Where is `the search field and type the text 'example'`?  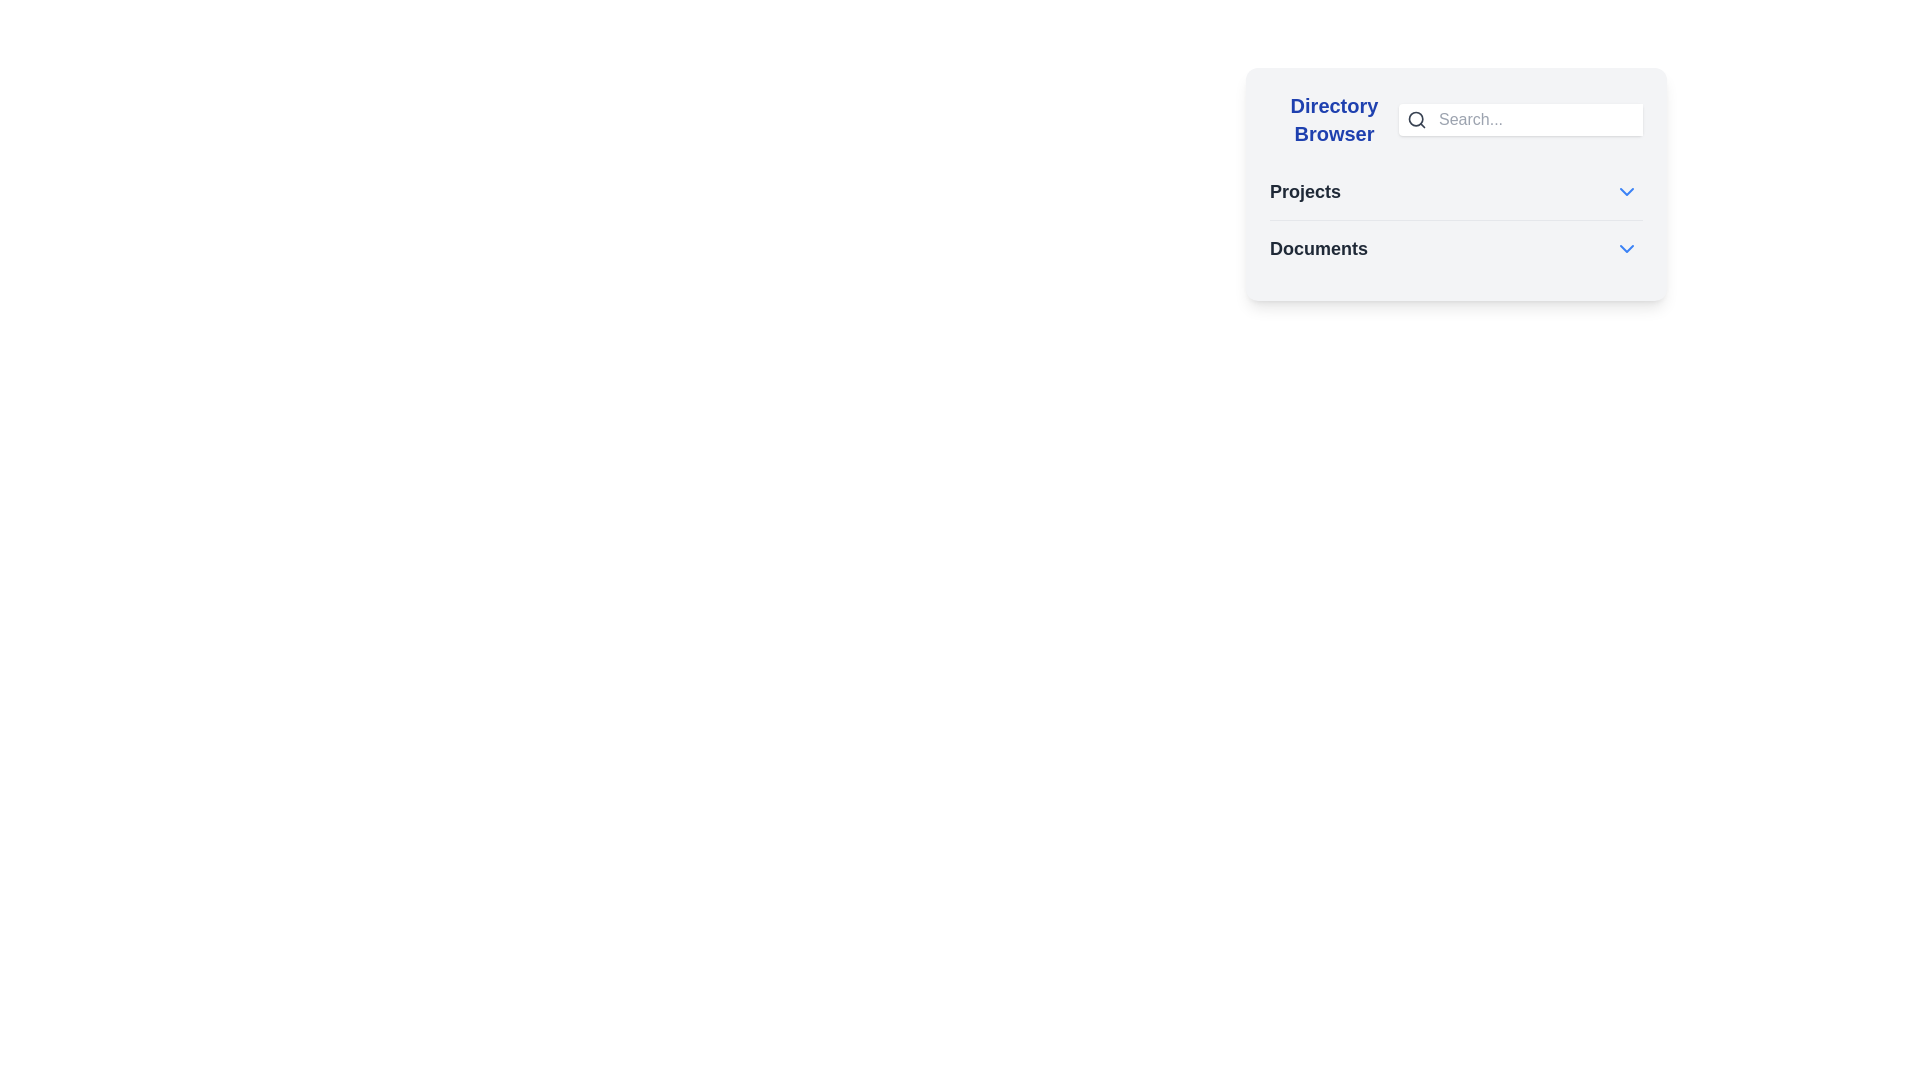
the search field and type the text 'example' is located at coordinates (1538, 119).